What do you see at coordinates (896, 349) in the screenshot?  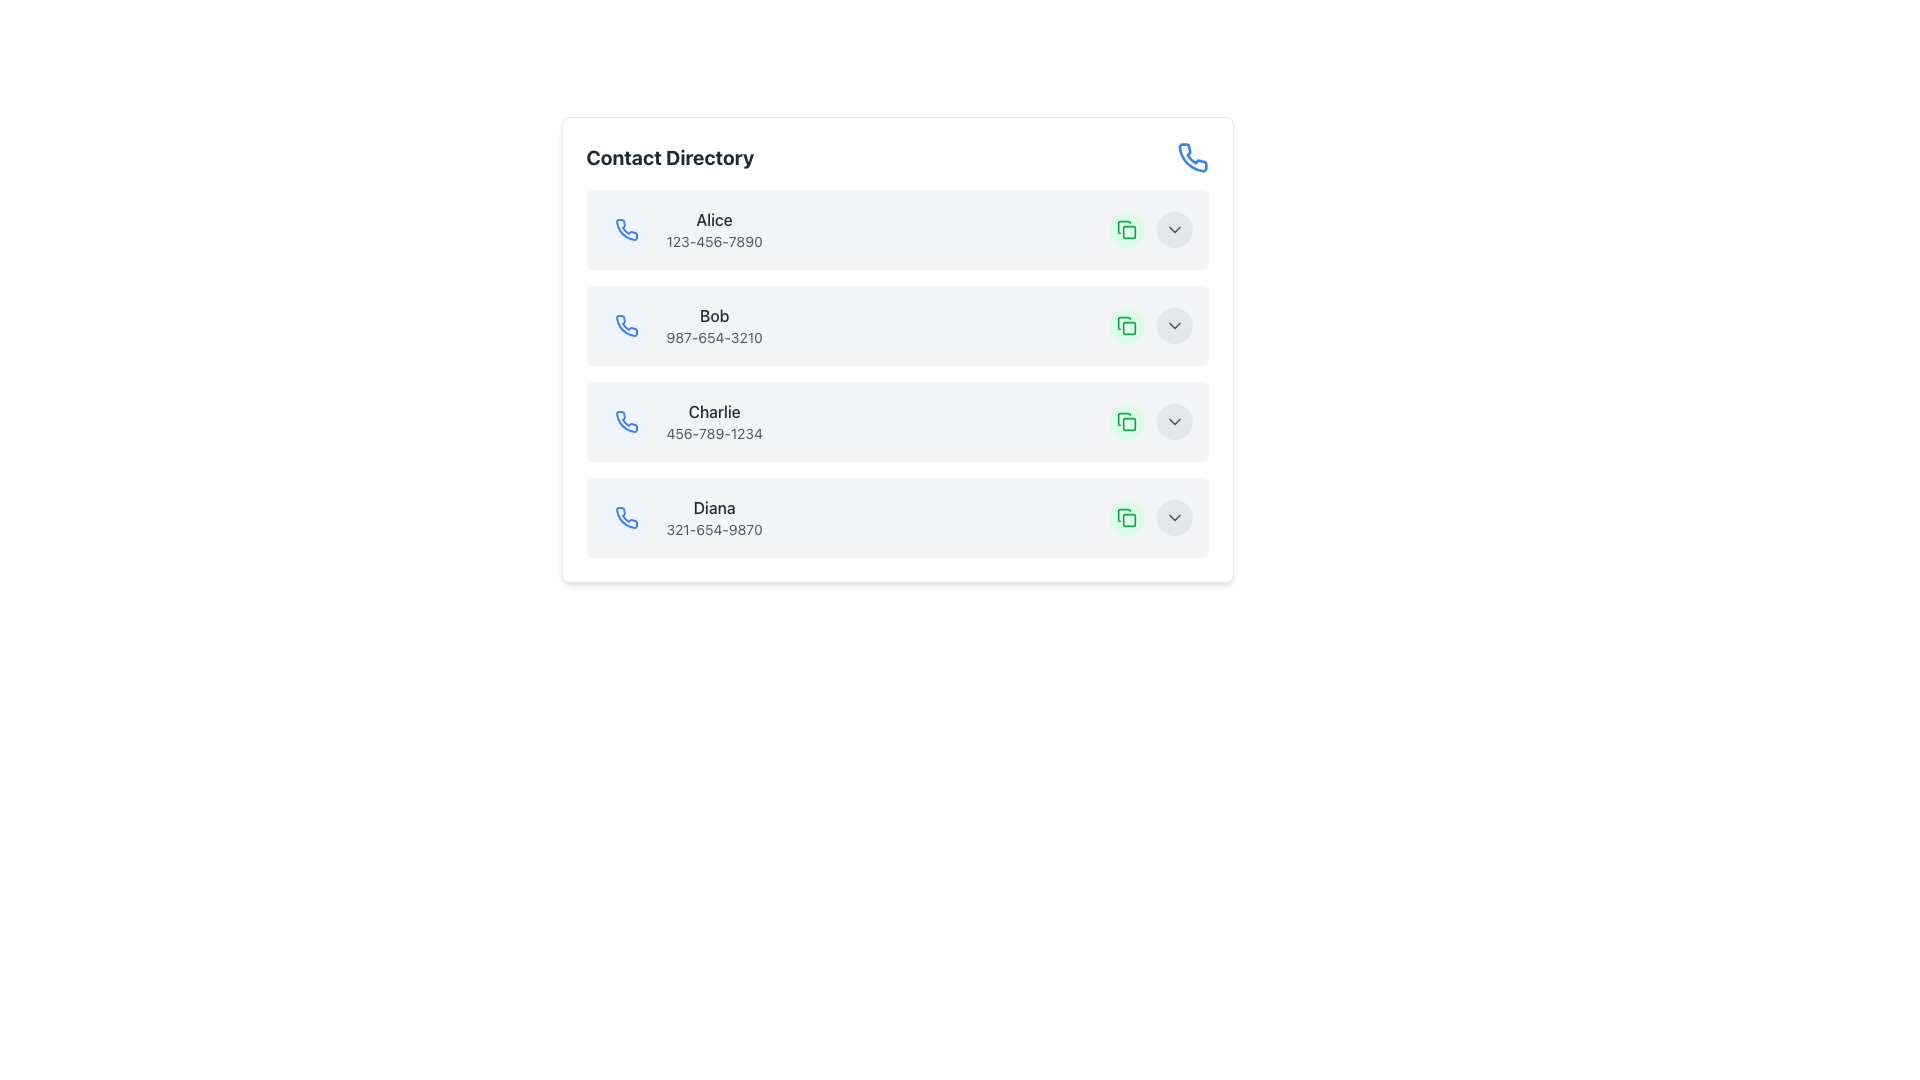 I see `the contact entry in the contact list` at bounding box center [896, 349].